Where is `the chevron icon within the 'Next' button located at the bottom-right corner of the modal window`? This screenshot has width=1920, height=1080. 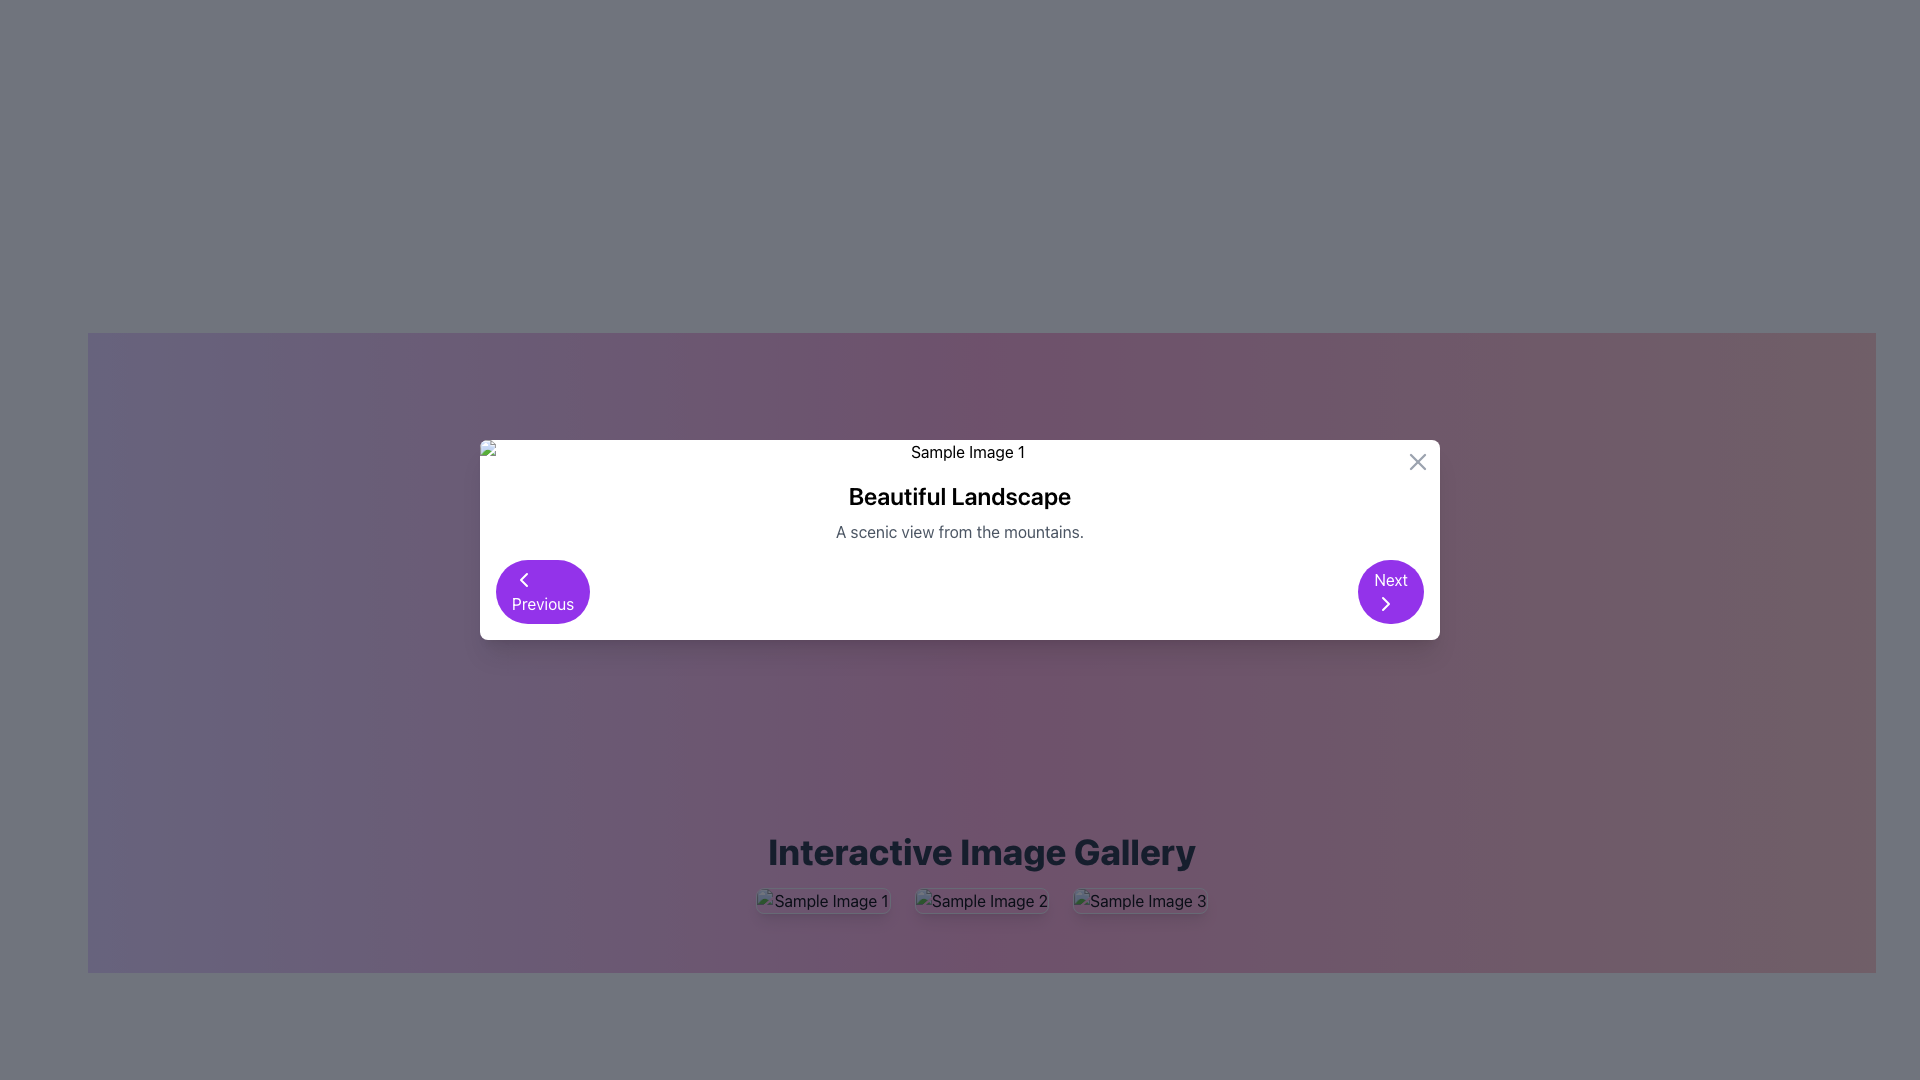 the chevron icon within the 'Next' button located at the bottom-right corner of the modal window is located at coordinates (1385, 603).